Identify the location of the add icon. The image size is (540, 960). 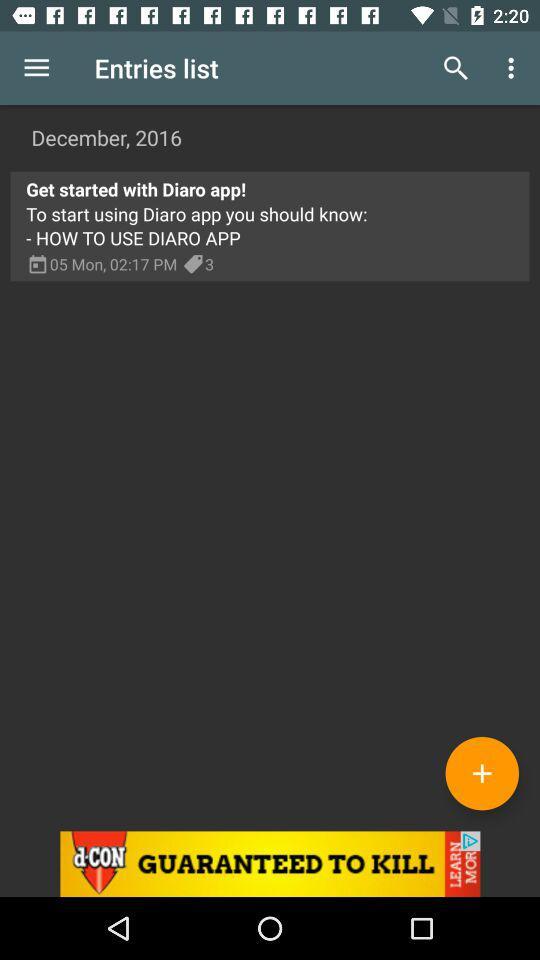
(481, 772).